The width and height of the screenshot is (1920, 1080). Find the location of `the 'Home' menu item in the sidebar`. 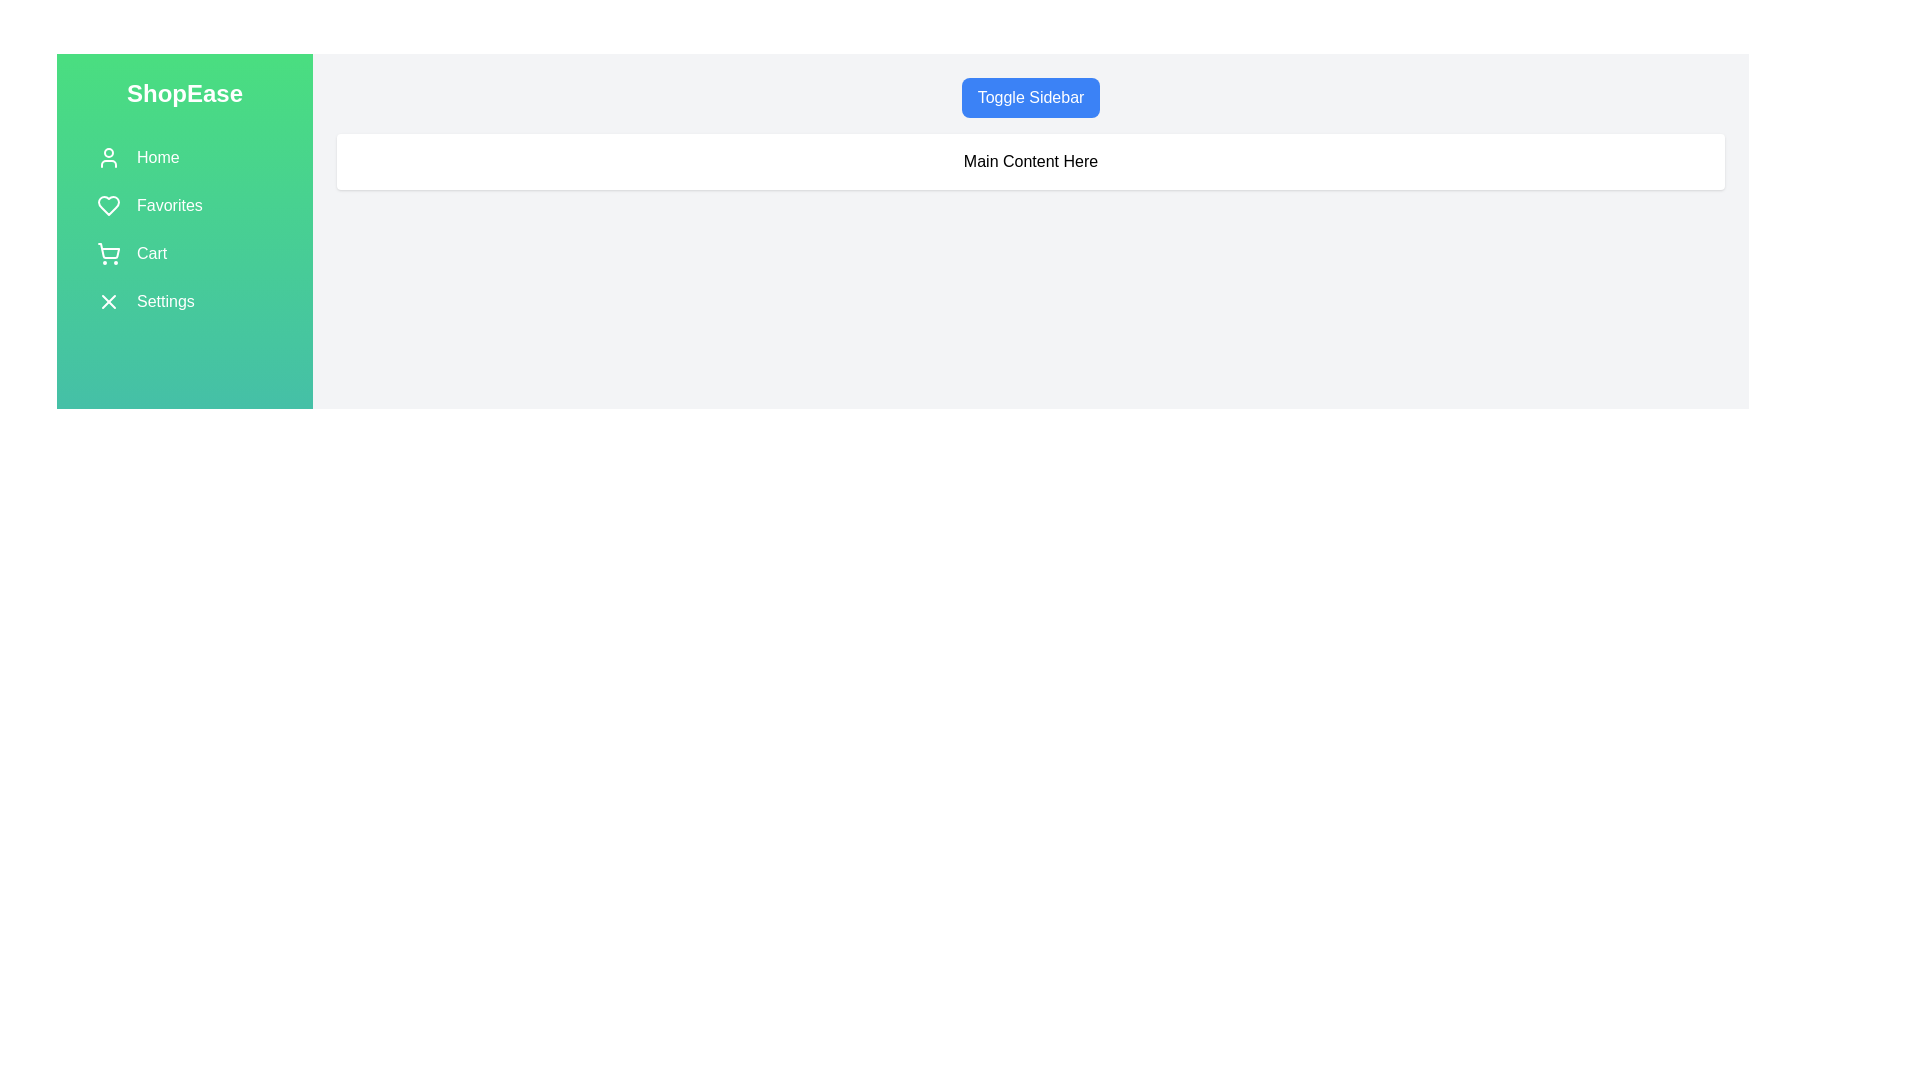

the 'Home' menu item in the sidebar is located at coordinates (185, 157).